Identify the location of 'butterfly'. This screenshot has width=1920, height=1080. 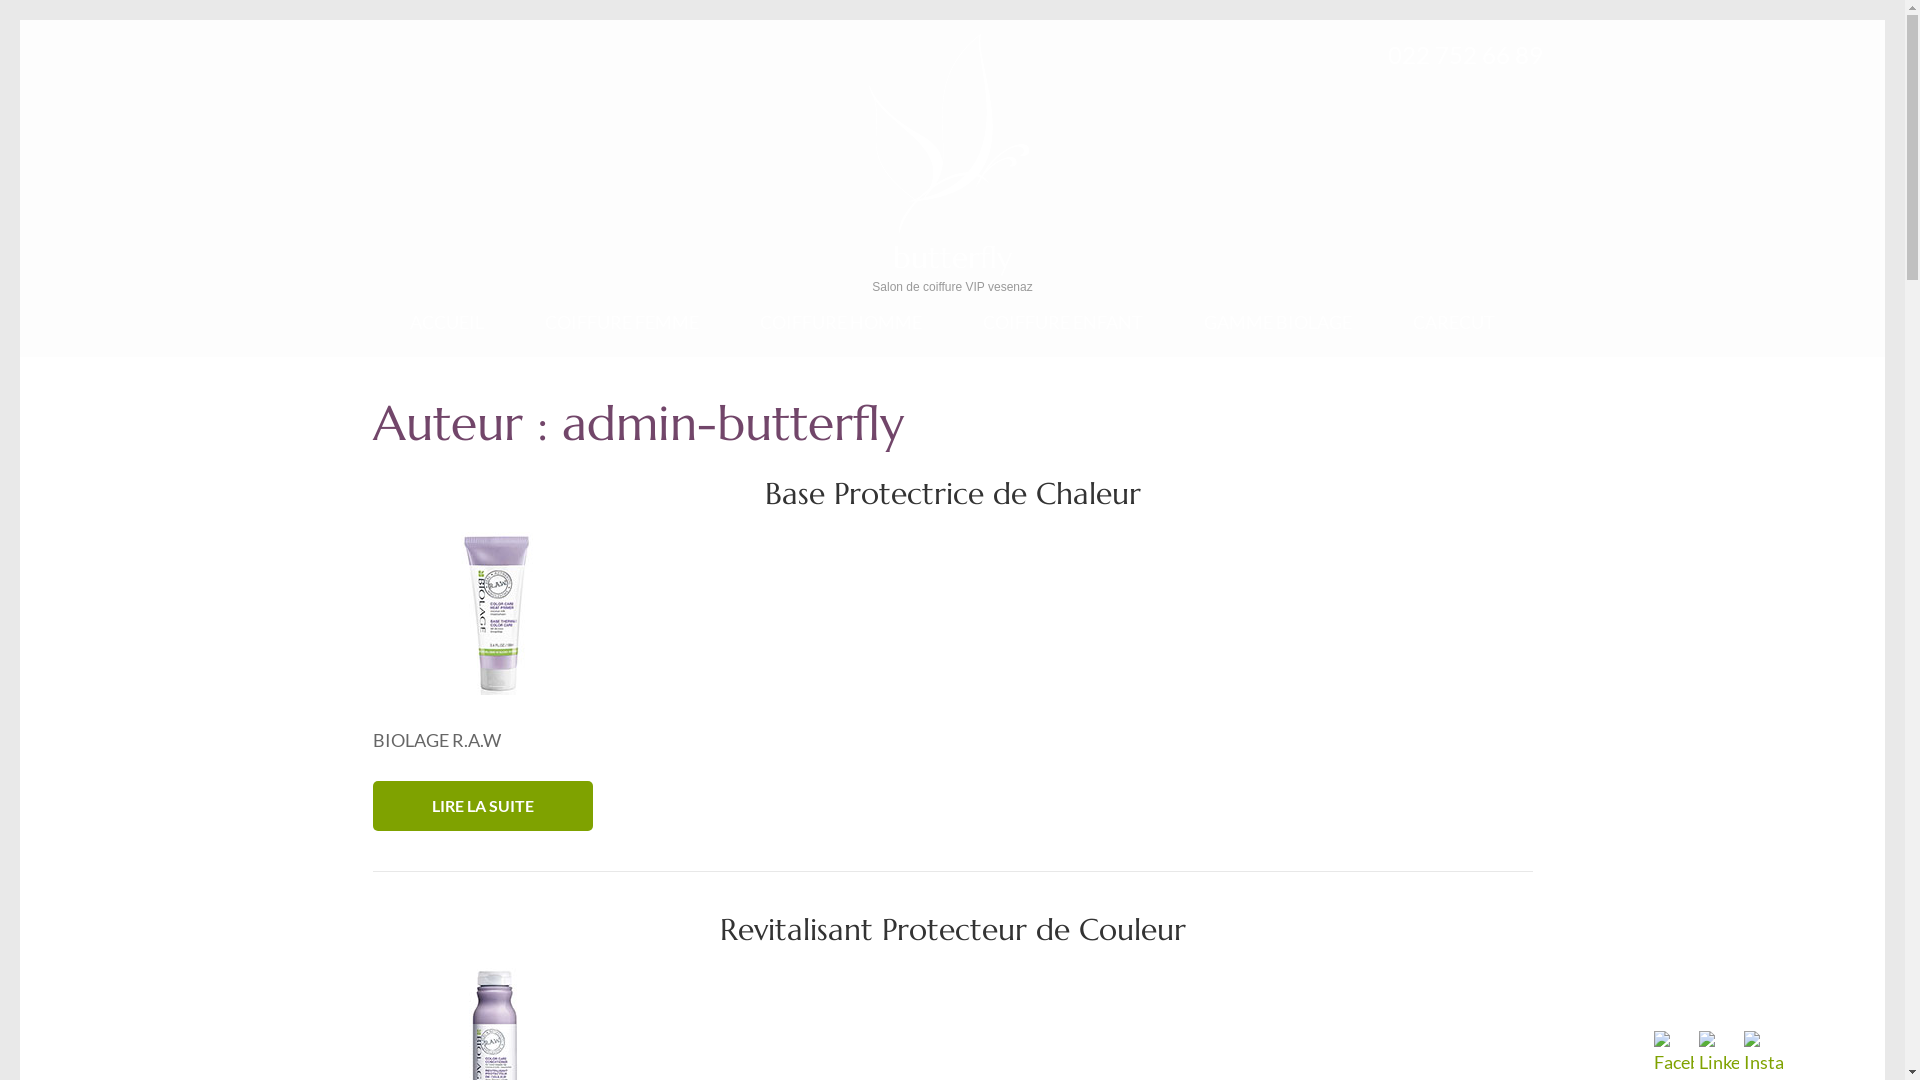
(951, 256).